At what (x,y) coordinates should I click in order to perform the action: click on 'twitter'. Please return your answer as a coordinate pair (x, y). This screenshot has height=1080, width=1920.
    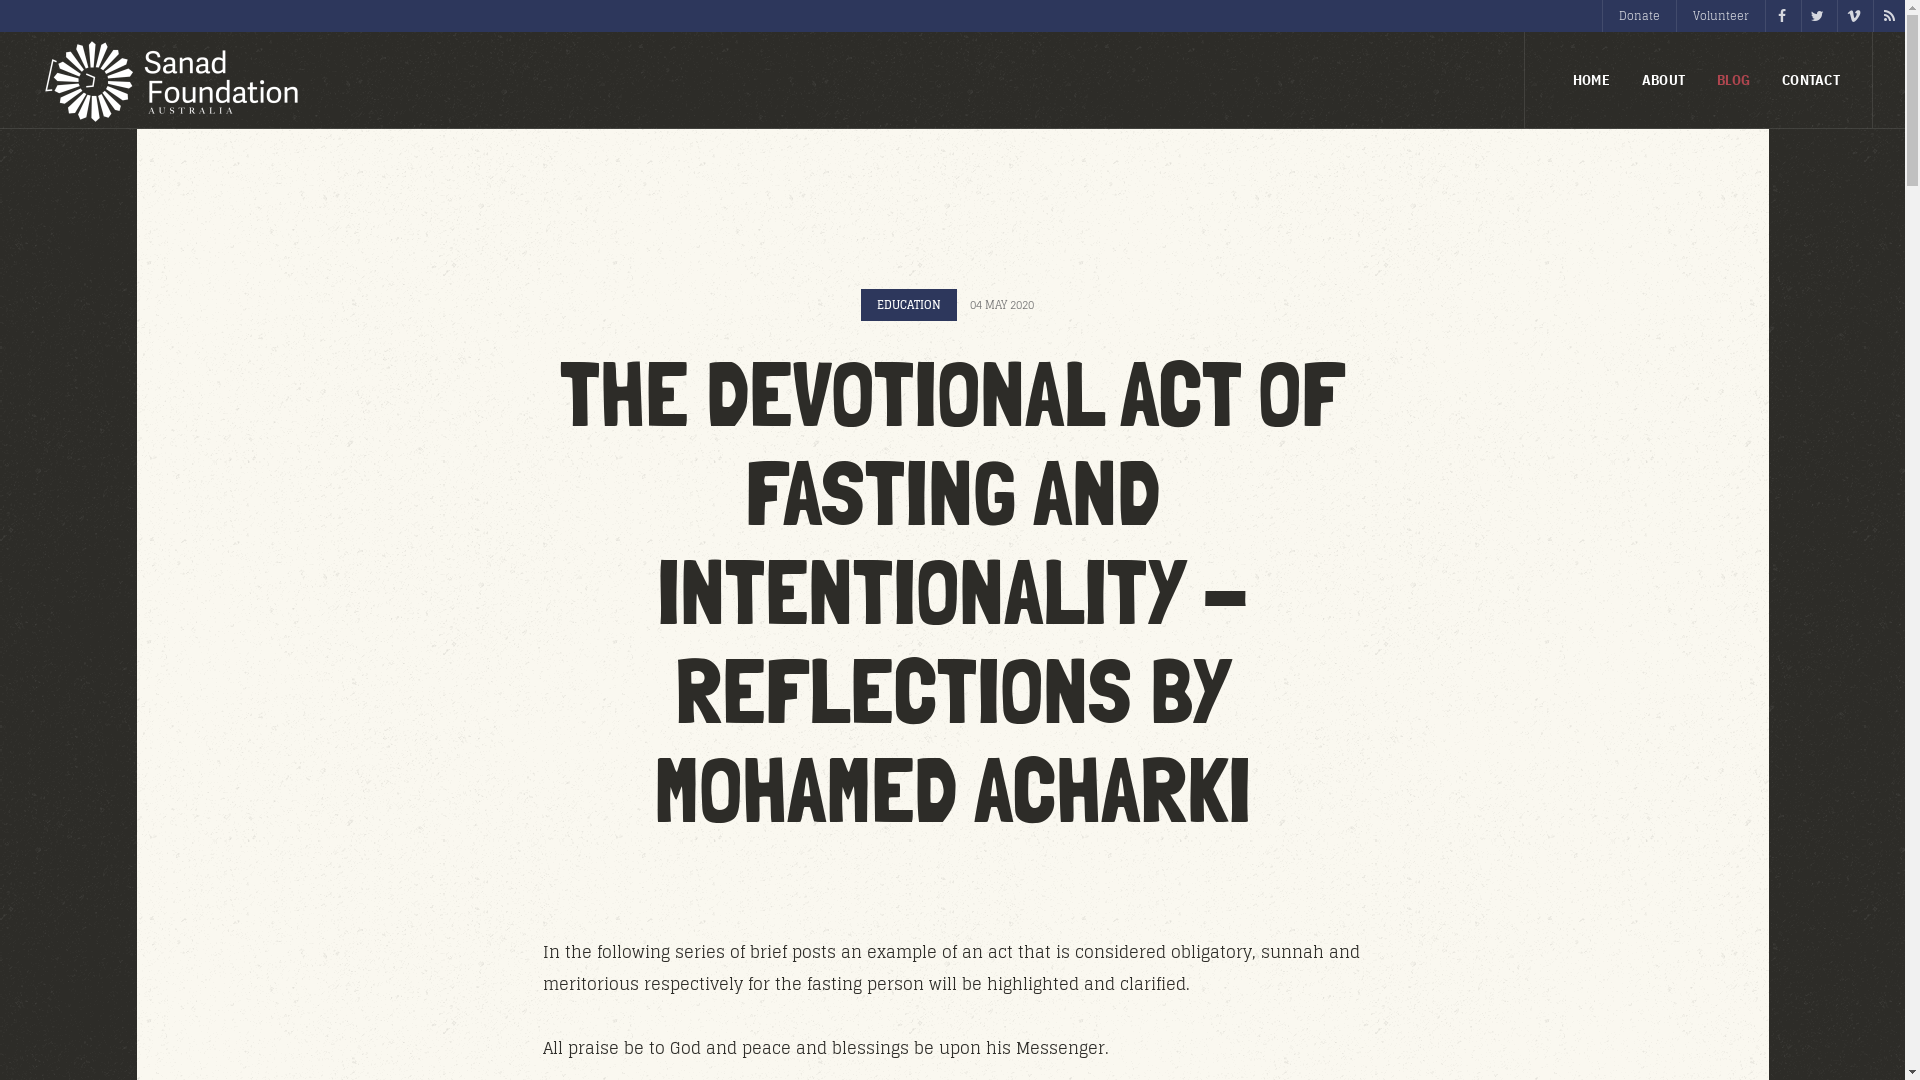
    Looking at the image, I should click on (1817, 15).